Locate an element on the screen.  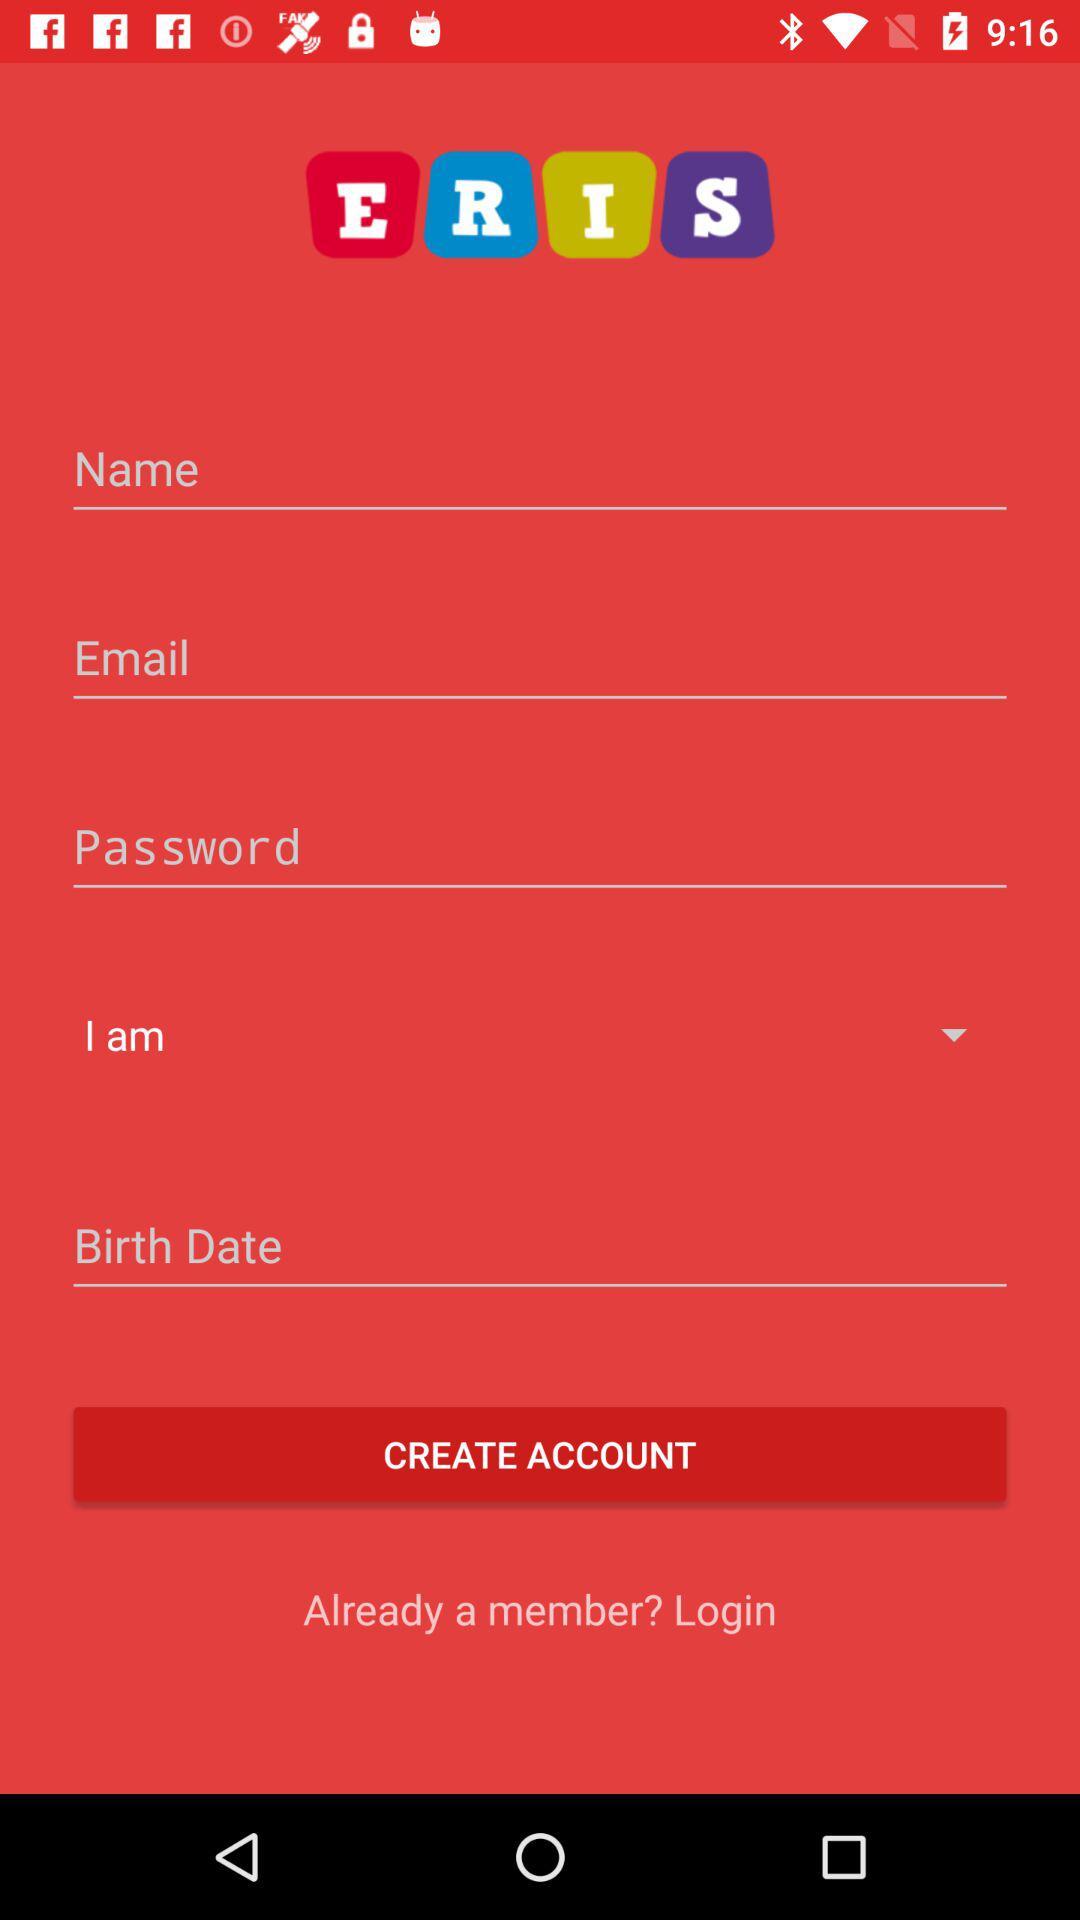
the icon below the i am icon is located at coordinates (540, 1247).